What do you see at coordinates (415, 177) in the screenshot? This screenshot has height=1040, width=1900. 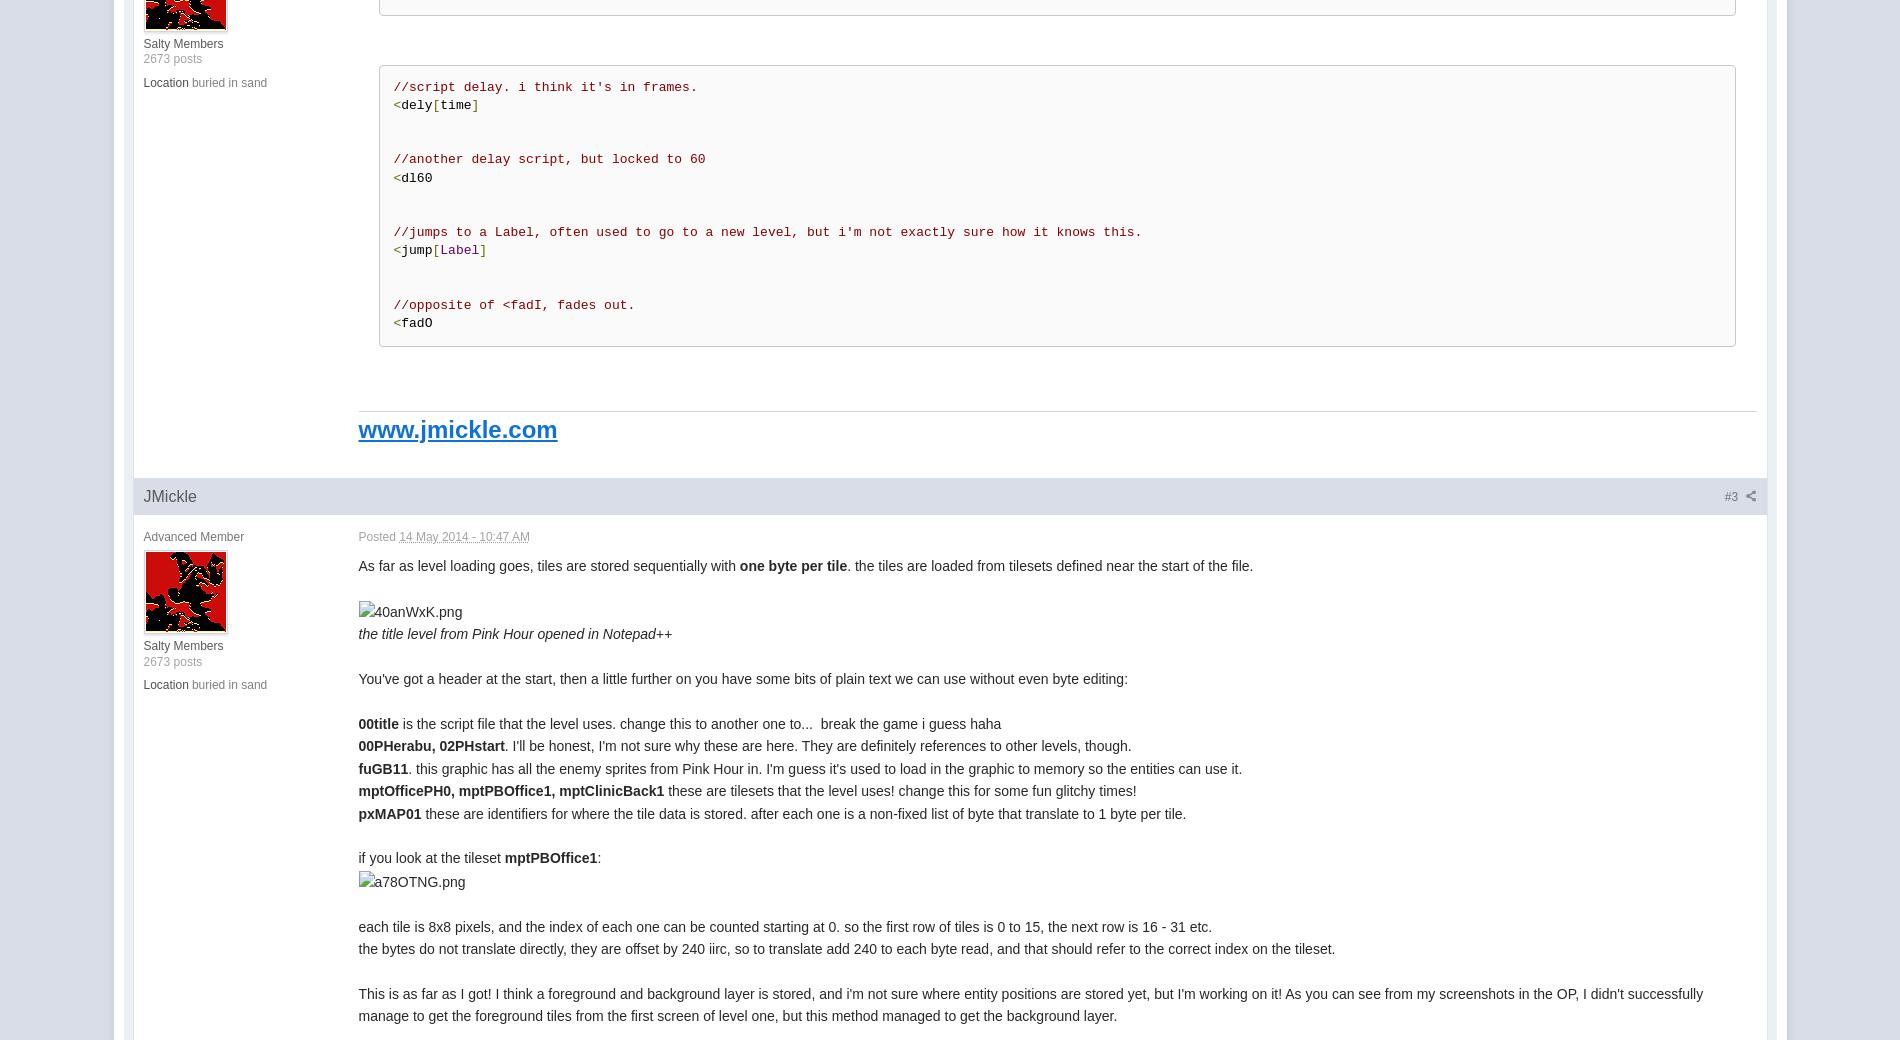 I see `'dl60'` at bounding box center [415, 177].